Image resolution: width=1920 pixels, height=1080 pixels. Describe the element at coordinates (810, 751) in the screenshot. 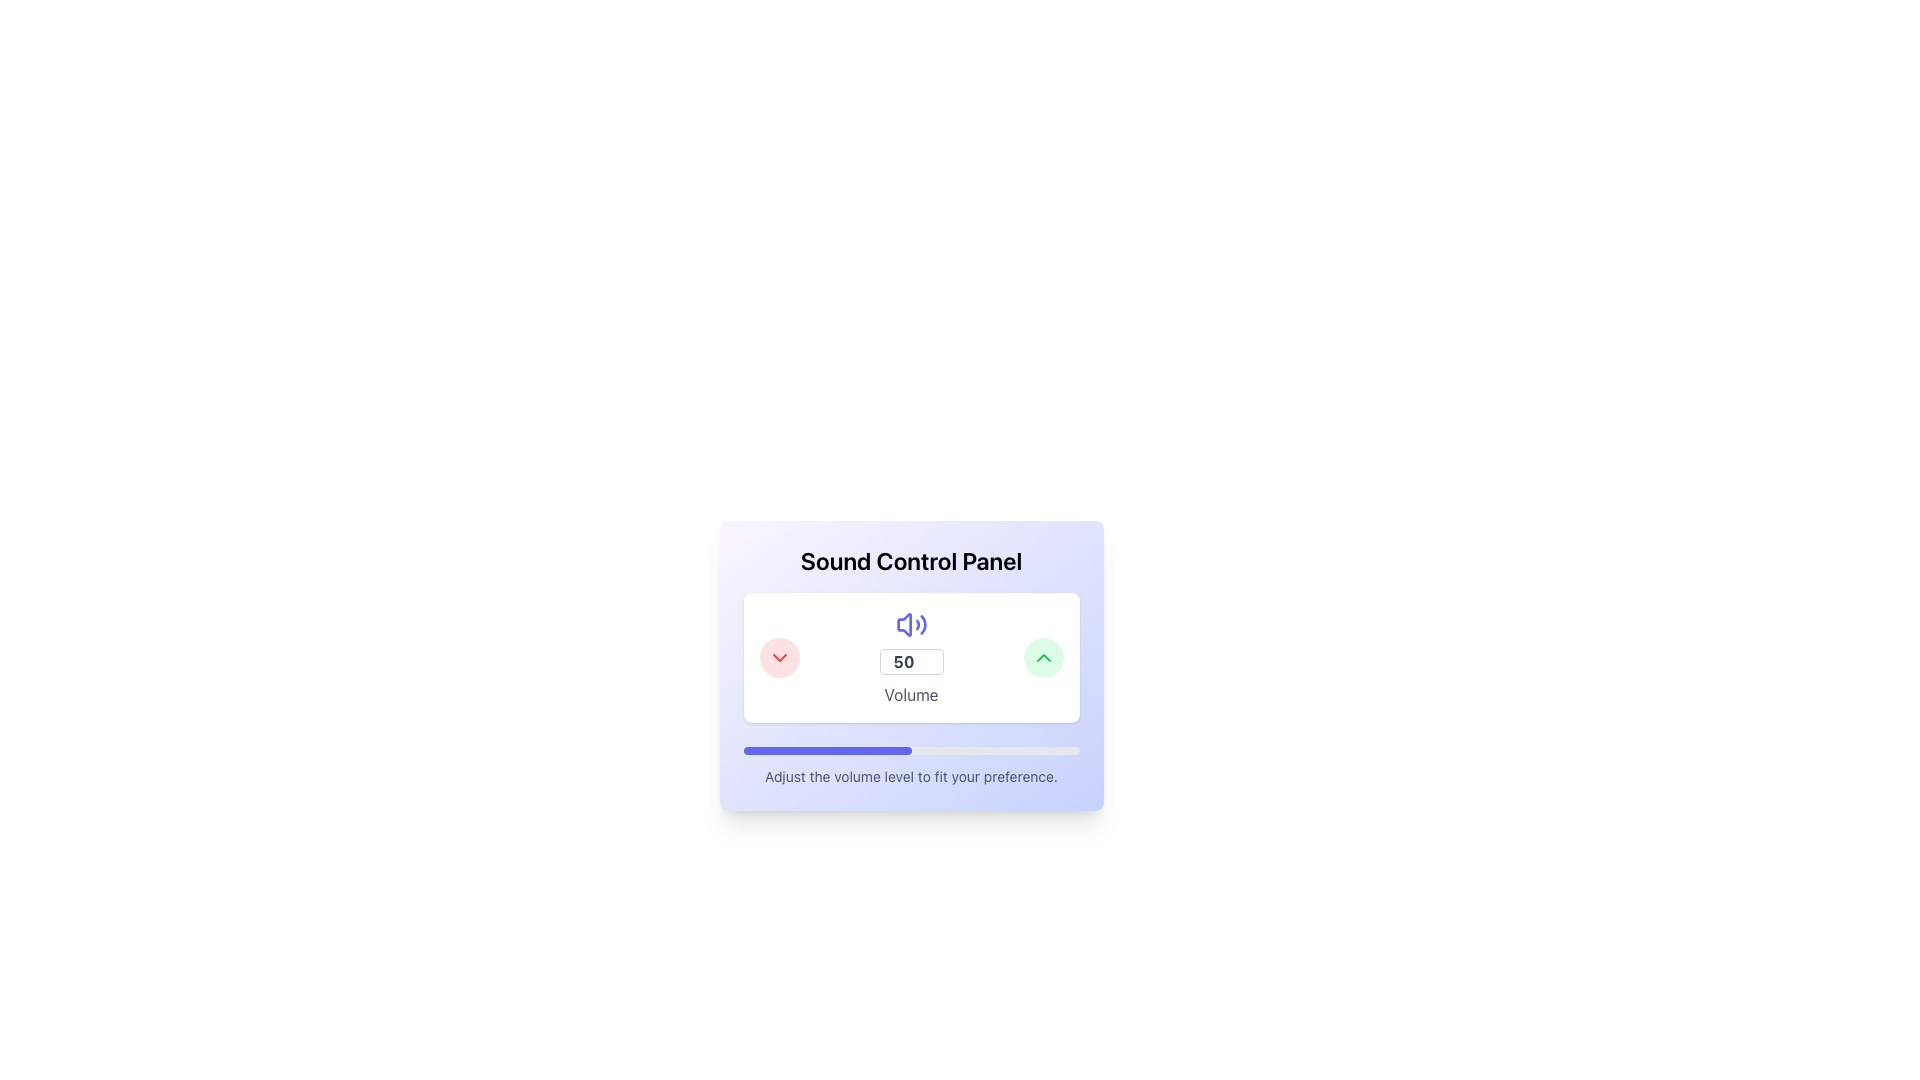

I see `the volume` at that location.